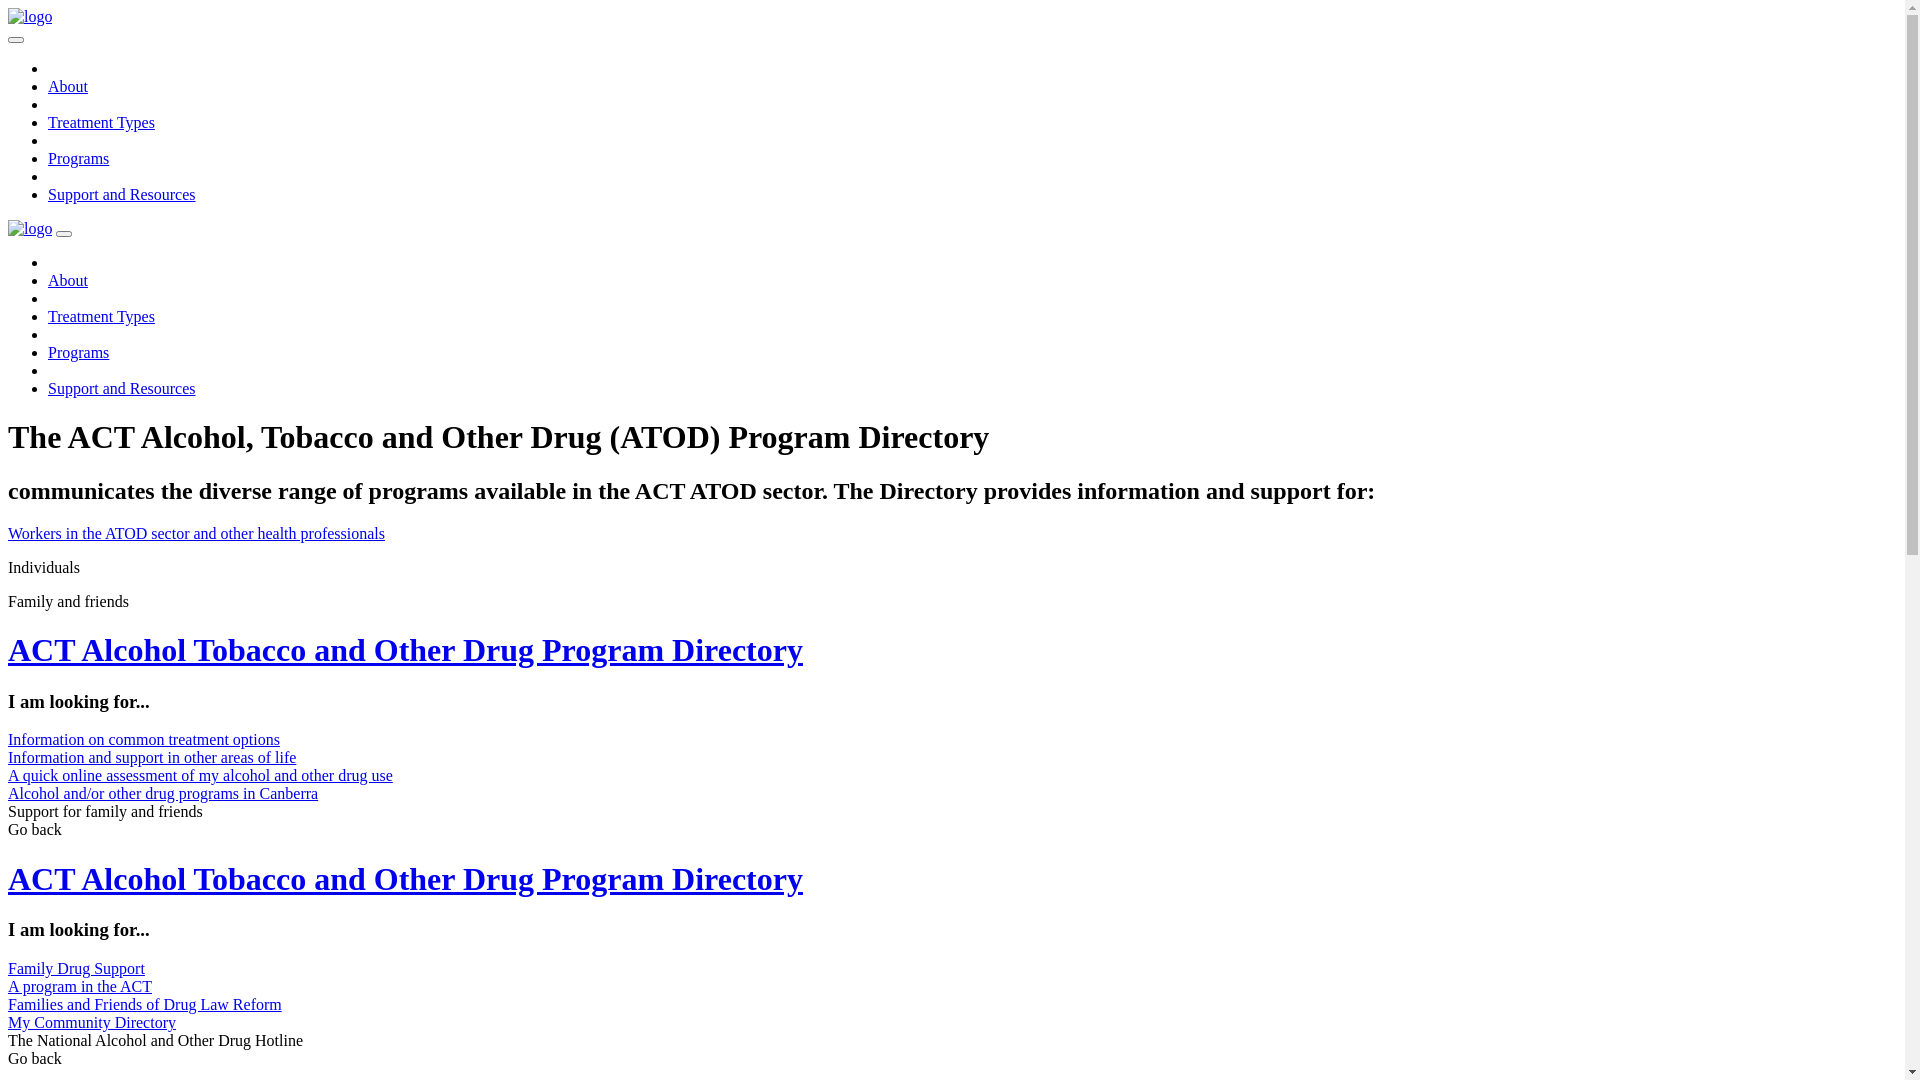 This screenshot has height=1080, width=1920. What do you see at coordinates (151, 757) in the screenshot?
I see `'Information and support in other areas of life'` at bounding box center [151, 757].